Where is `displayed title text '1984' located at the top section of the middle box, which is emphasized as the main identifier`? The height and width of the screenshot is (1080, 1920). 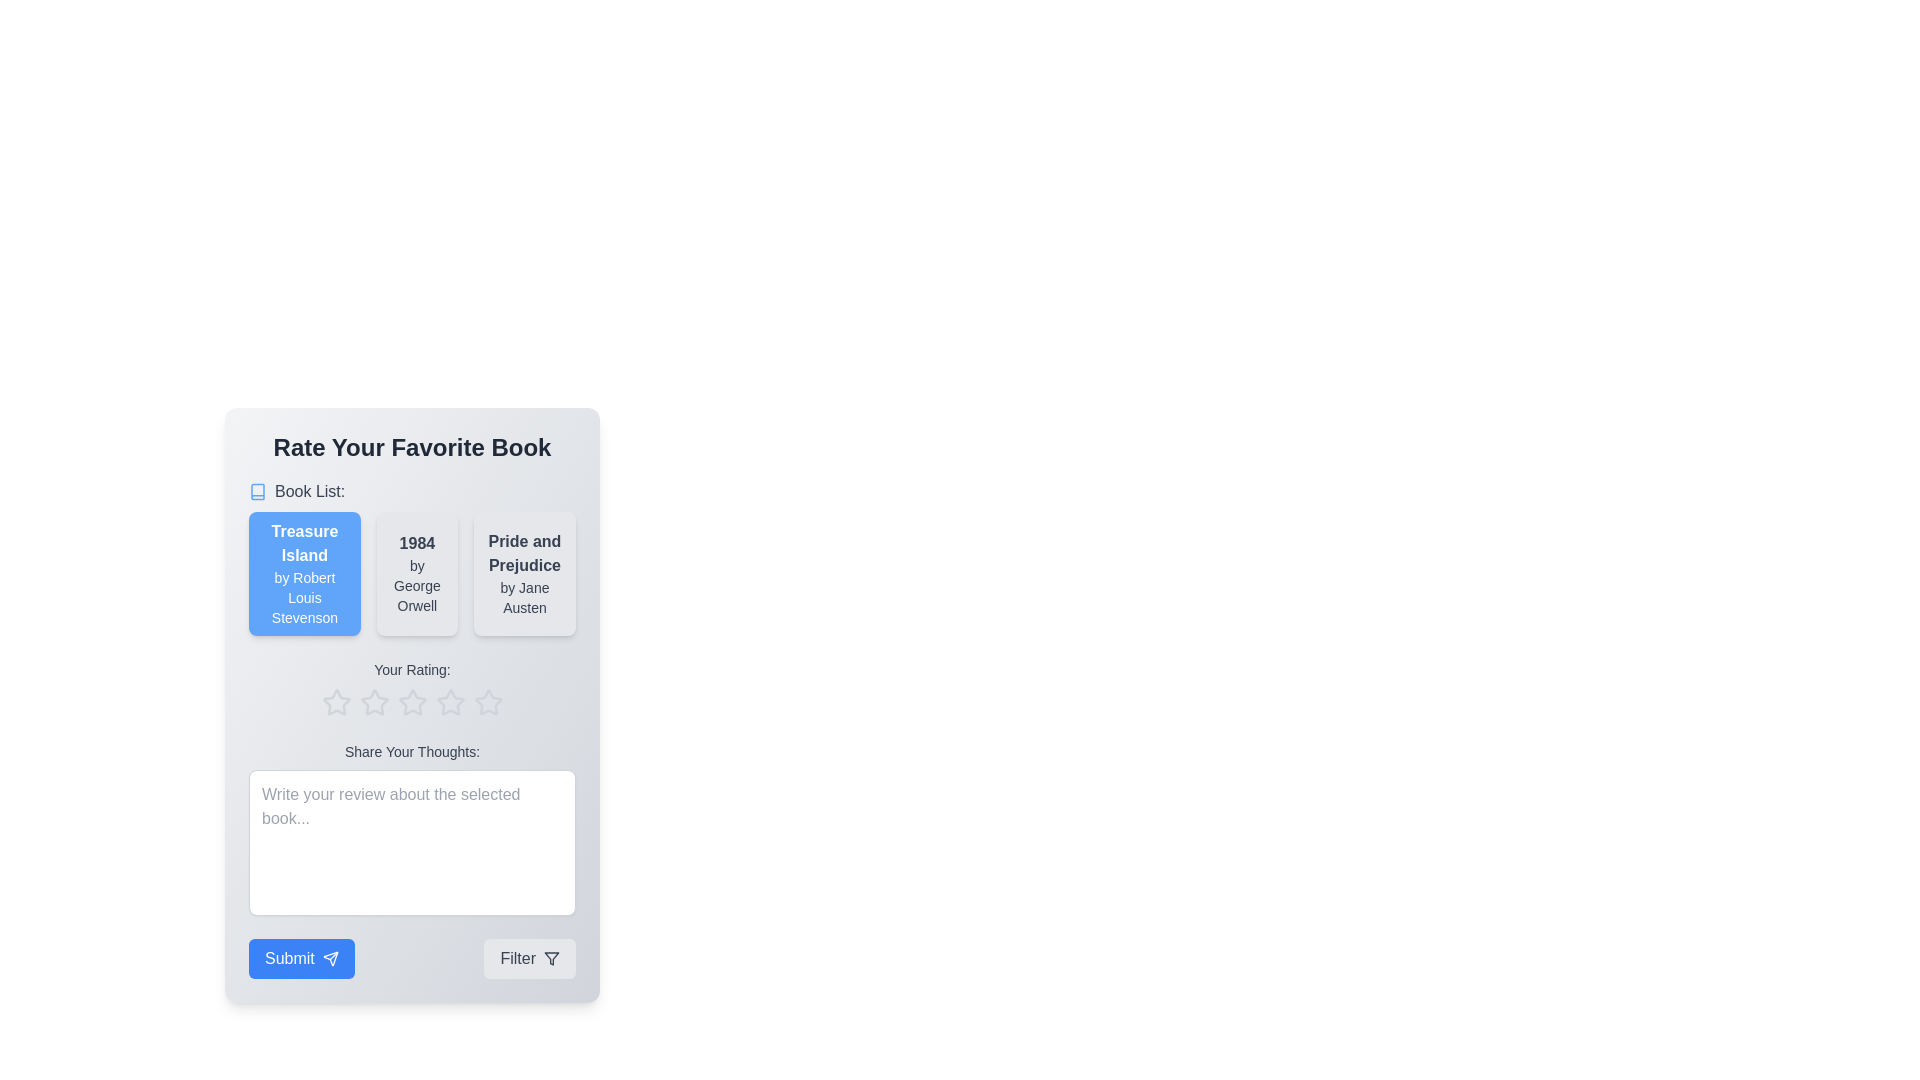
displayed title text '1984' located at the top section of the middle box, which is emphasized as the main identifier is located at coordinates (416, 543).